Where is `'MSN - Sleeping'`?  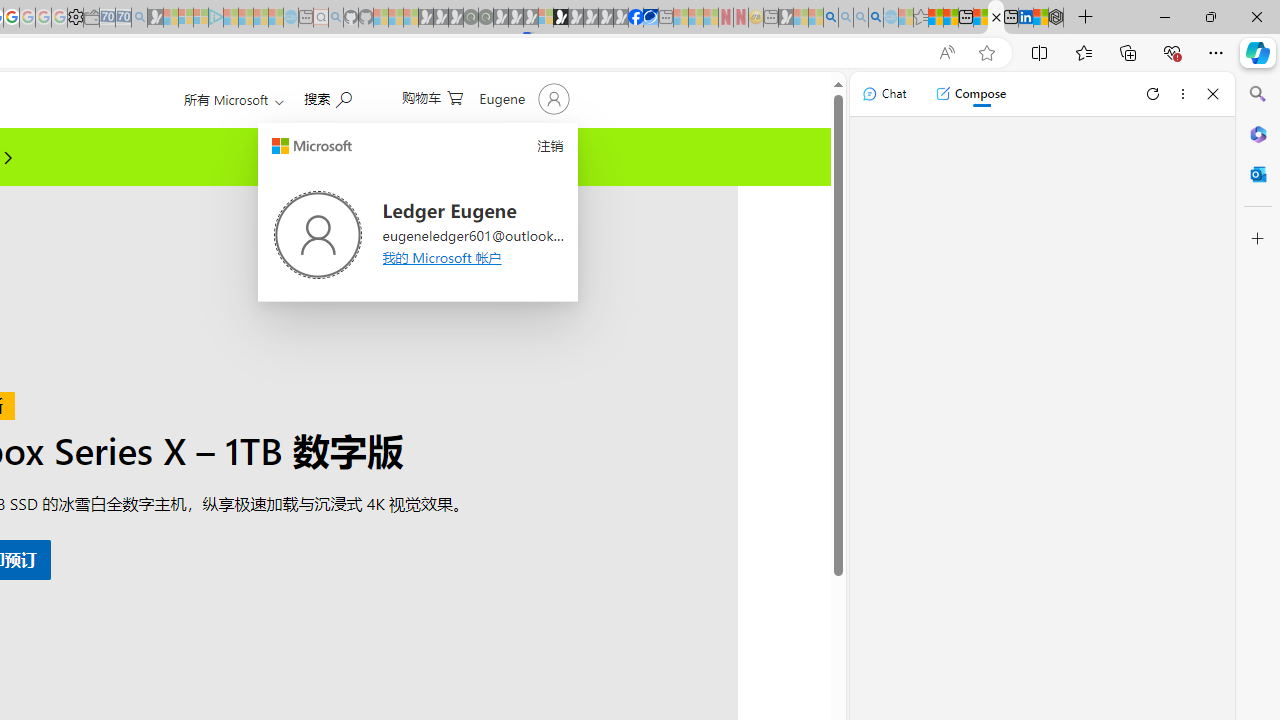
'MSN - Sleeping' is located at coordinates (785, 17).